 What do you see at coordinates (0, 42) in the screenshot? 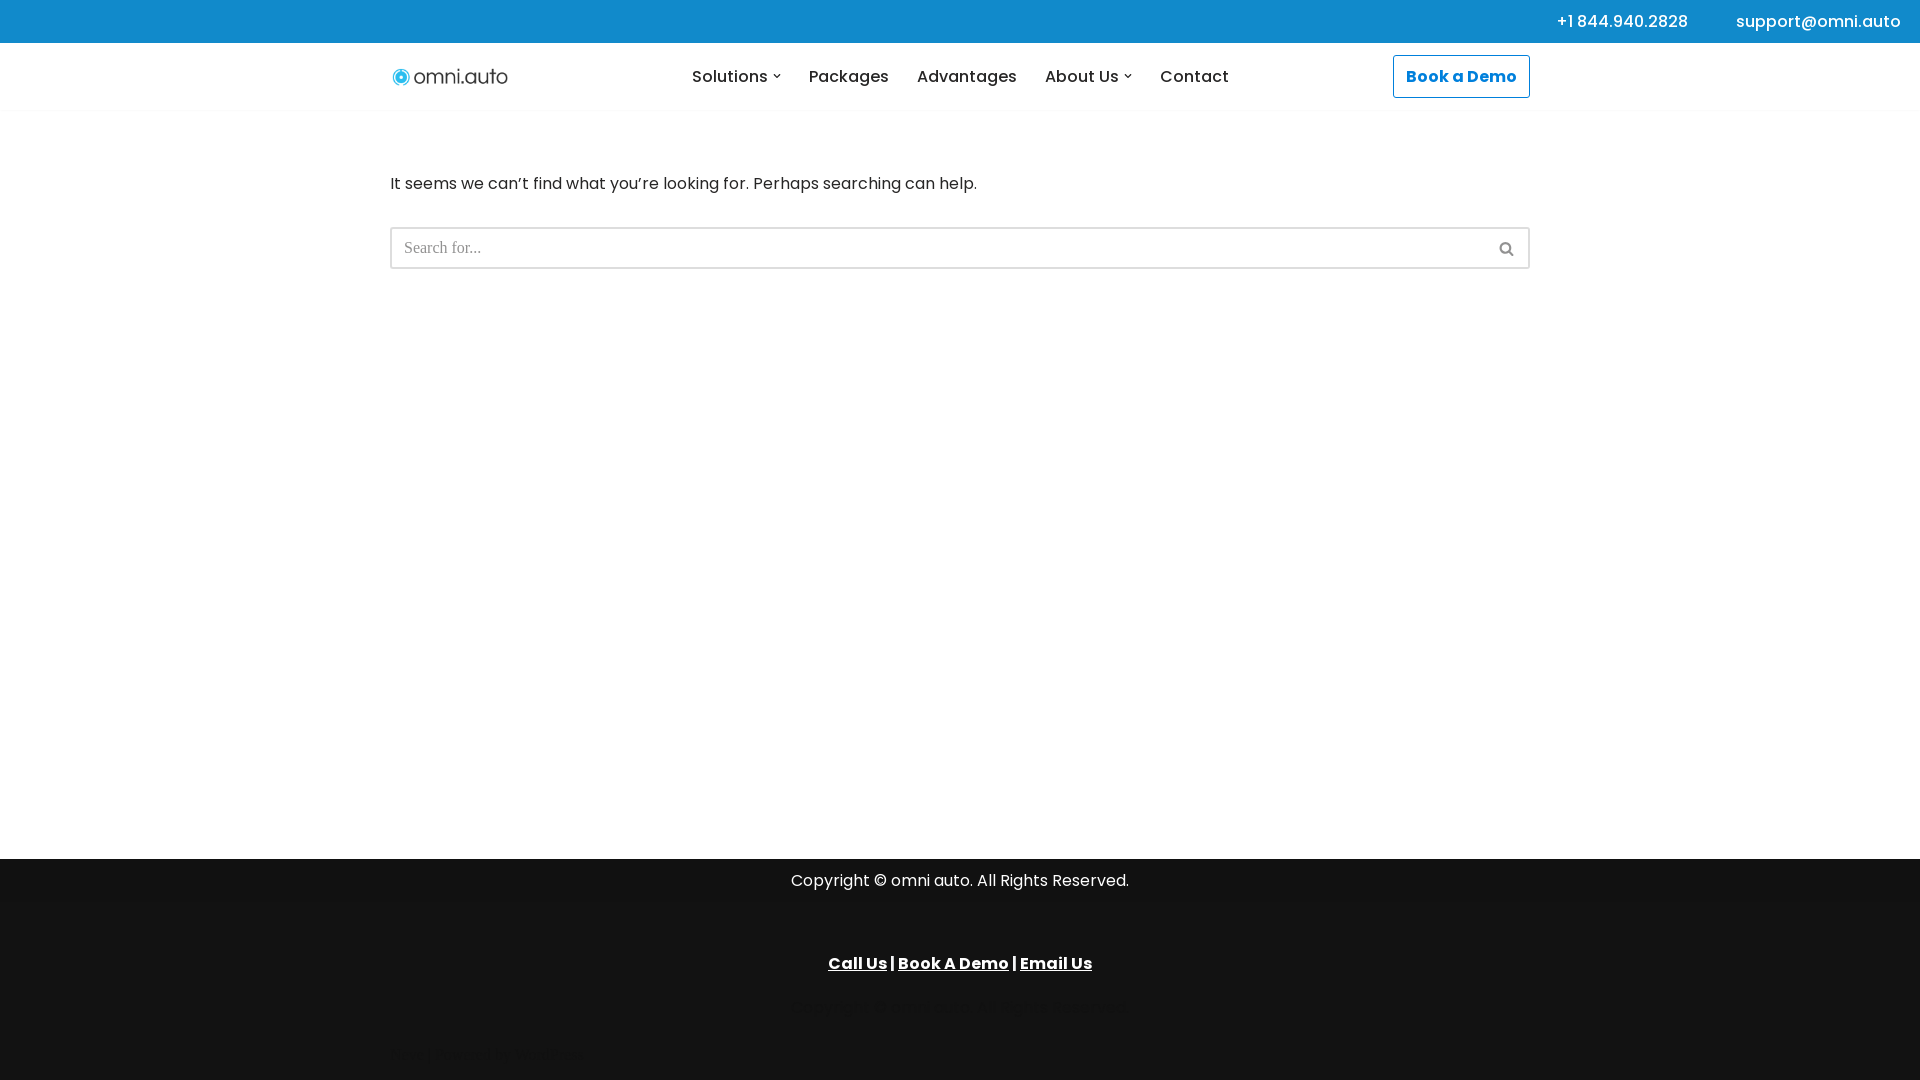
I see `'Skip to content'` at bounding box center [0, 42].